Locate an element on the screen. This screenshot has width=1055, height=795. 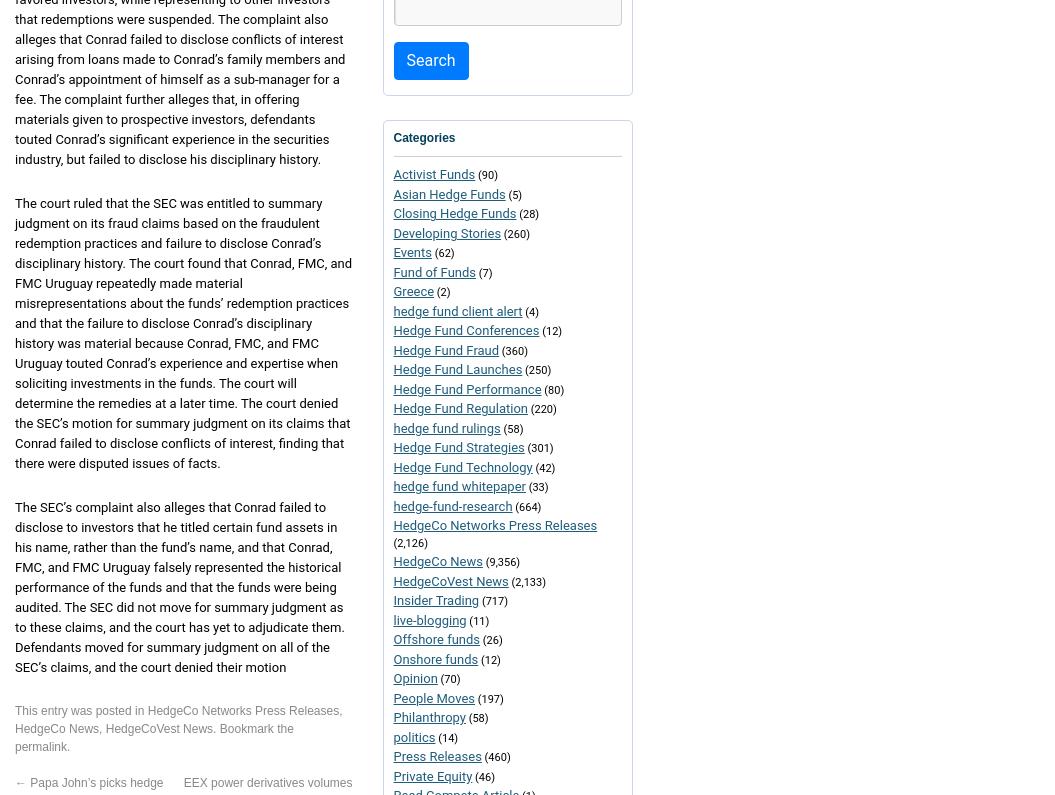
'permalink' is located at coordinates (14, 745).